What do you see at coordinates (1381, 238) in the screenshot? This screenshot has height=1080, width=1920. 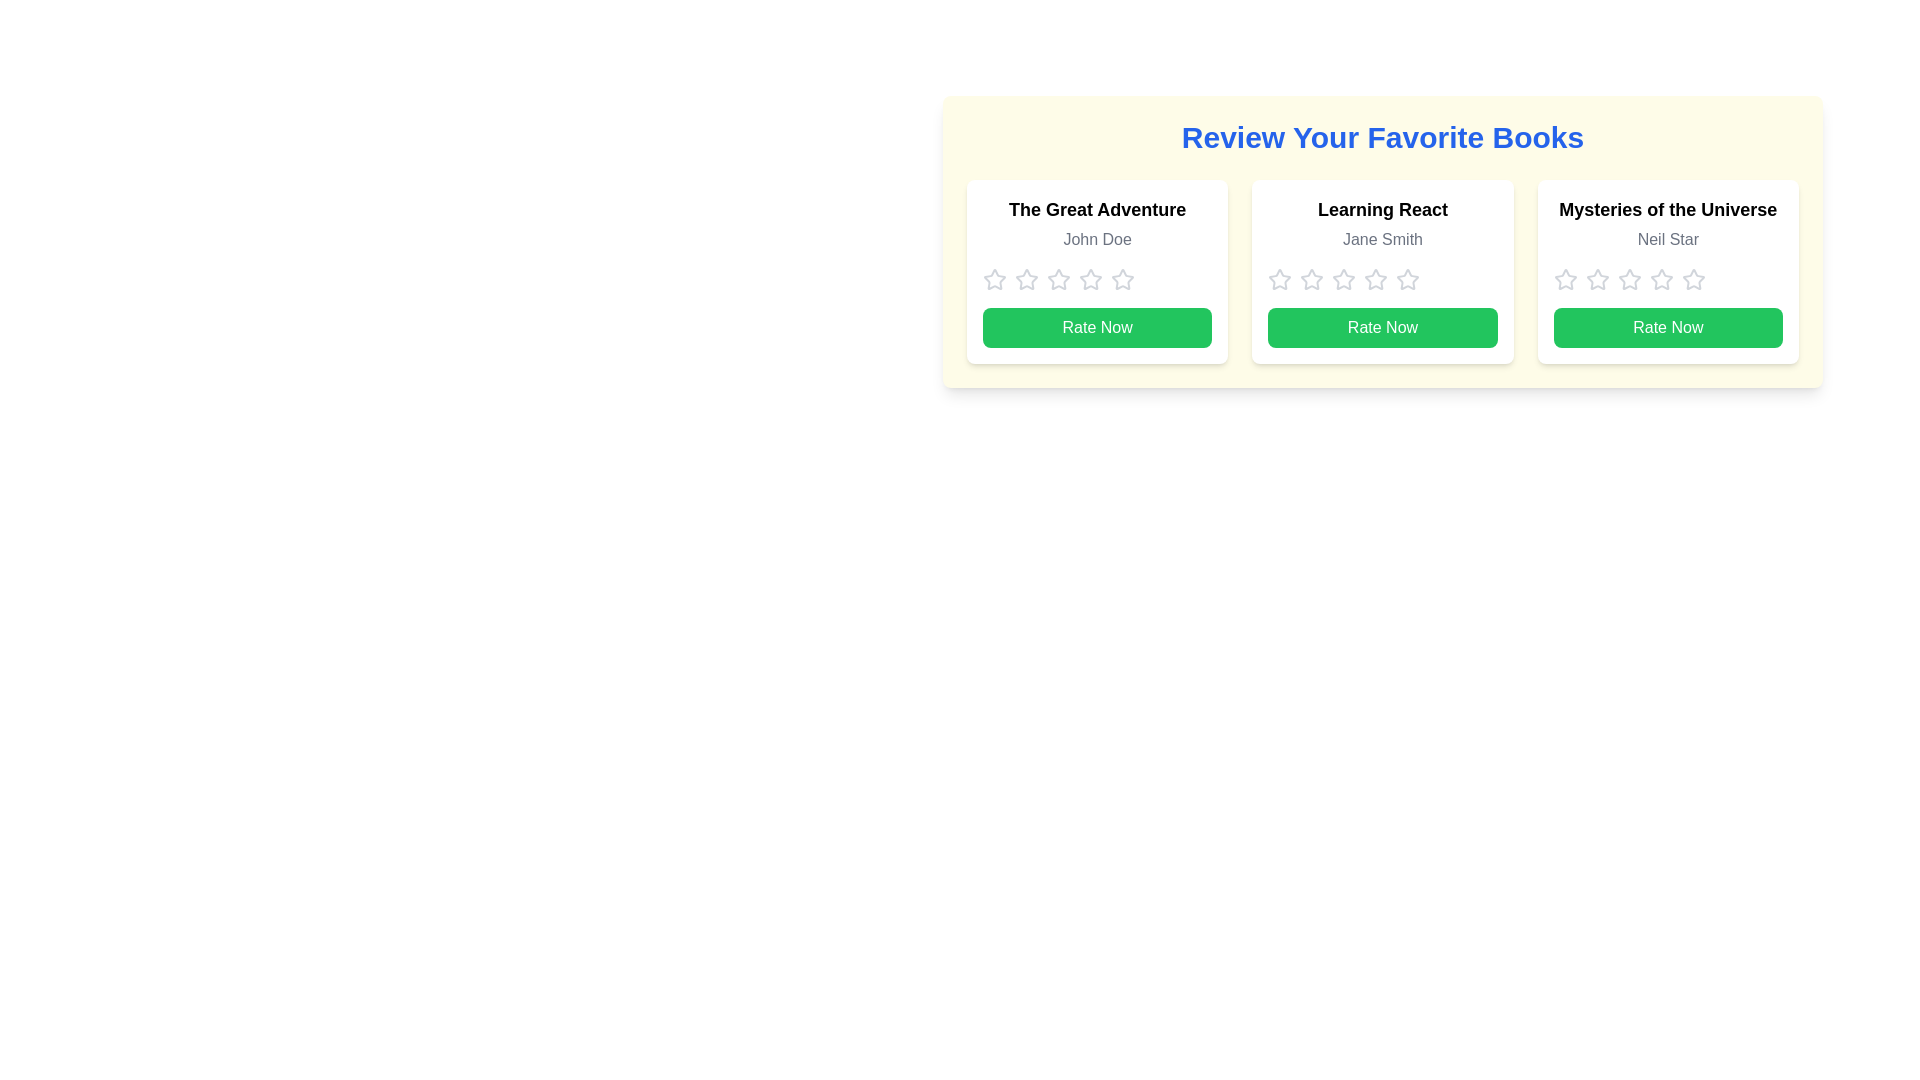 I see `the static text label 'Jane Smith' located below the title 'Learning React' on the second card in the 'Review Your Favorite Books' section` at bounding box center [1381, 238].